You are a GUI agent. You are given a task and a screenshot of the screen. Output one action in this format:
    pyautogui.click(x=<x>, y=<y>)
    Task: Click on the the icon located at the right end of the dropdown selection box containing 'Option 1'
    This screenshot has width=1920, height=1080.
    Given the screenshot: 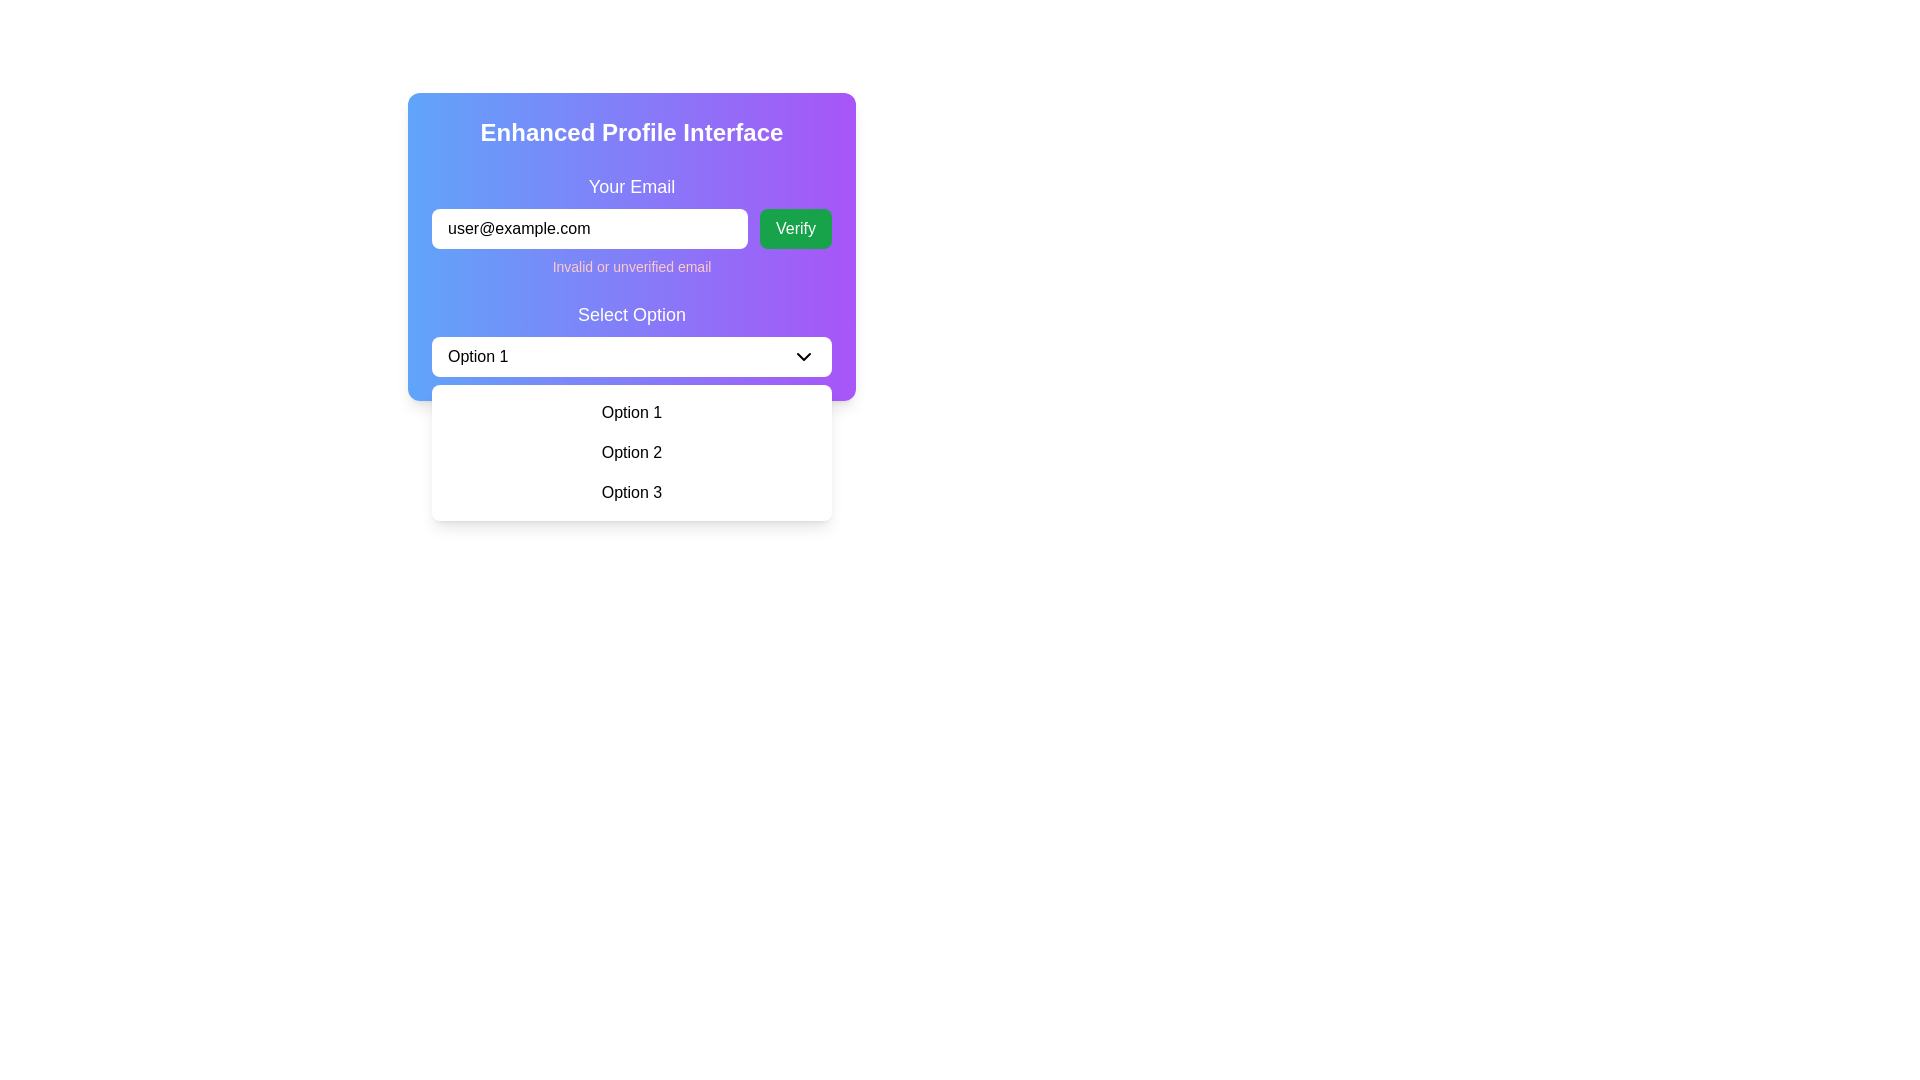 What is the action you would take?
    pyautogui.click(x=804, y=356)
    